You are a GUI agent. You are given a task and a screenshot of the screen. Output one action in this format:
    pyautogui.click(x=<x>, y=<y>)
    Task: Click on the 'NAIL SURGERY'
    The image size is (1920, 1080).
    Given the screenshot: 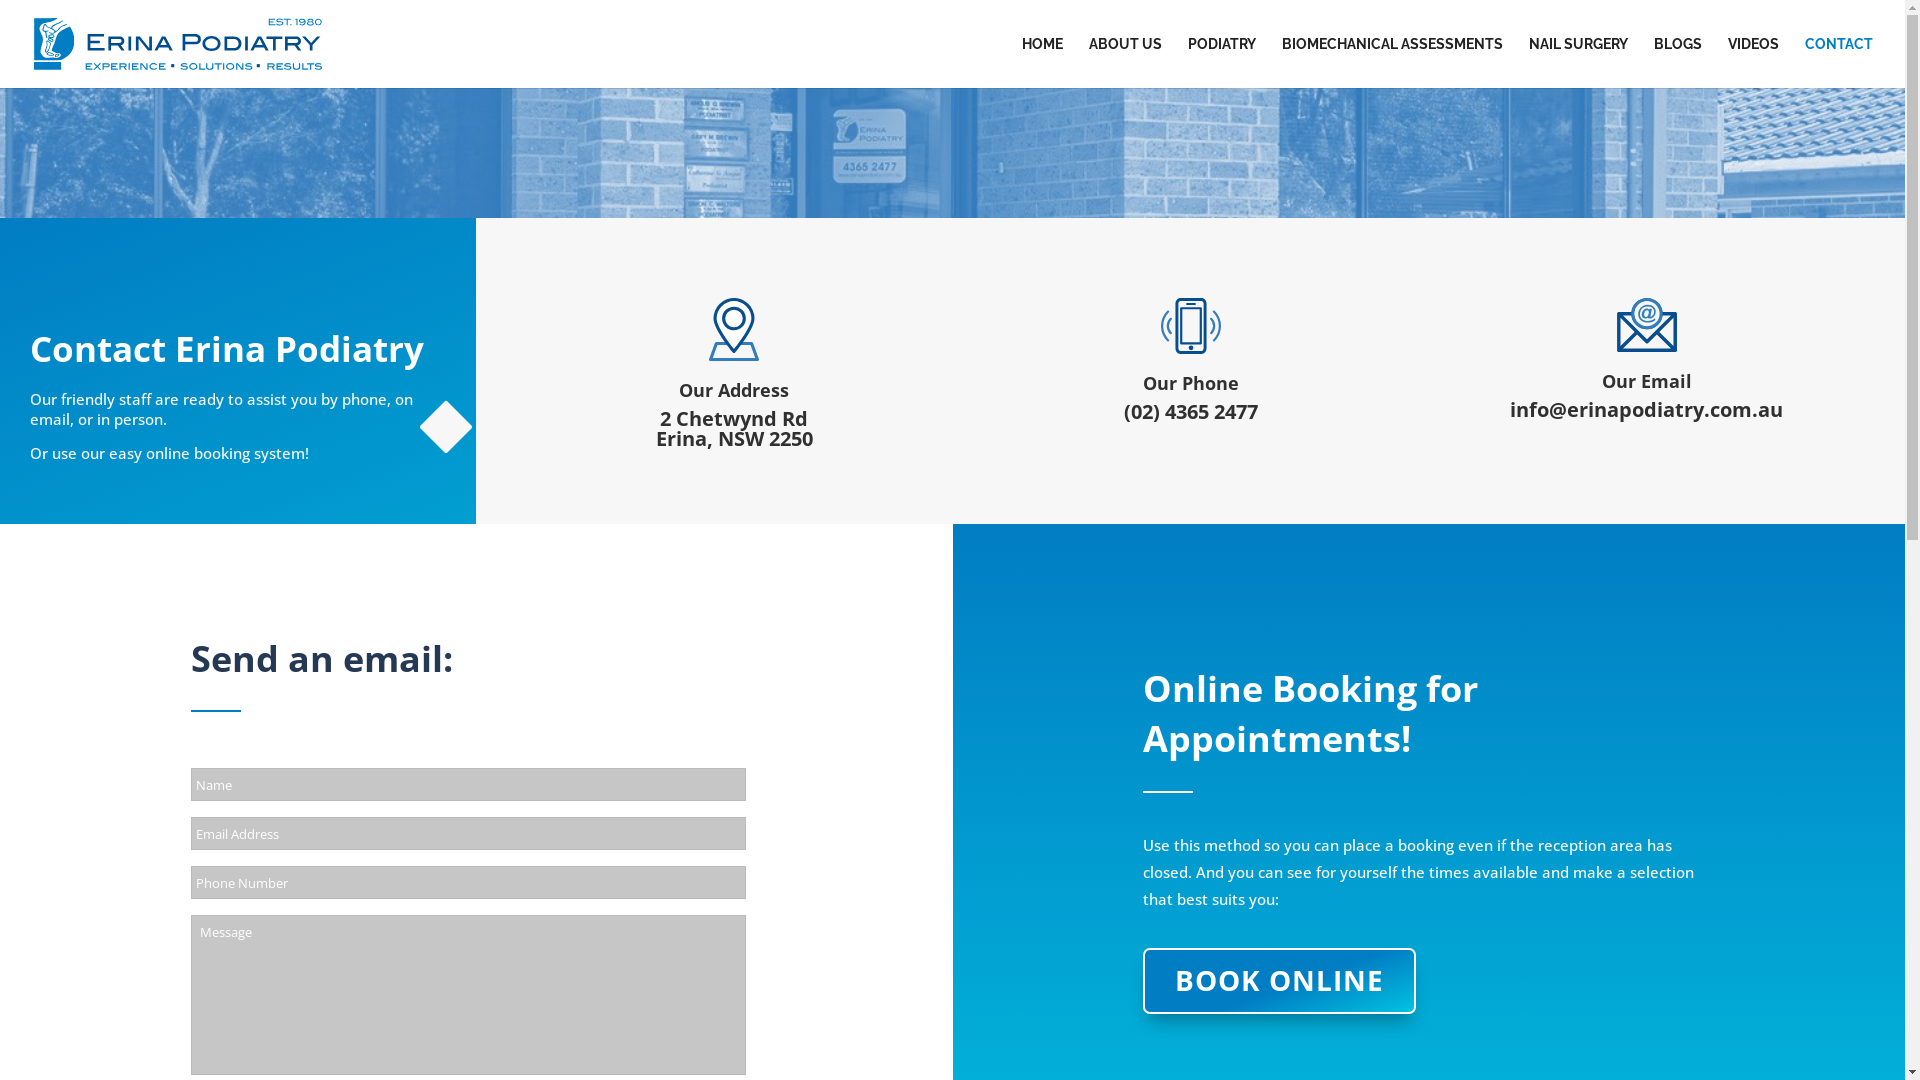 What is the action you would take?
    pyautogui.click(x=1528, y=61)
    